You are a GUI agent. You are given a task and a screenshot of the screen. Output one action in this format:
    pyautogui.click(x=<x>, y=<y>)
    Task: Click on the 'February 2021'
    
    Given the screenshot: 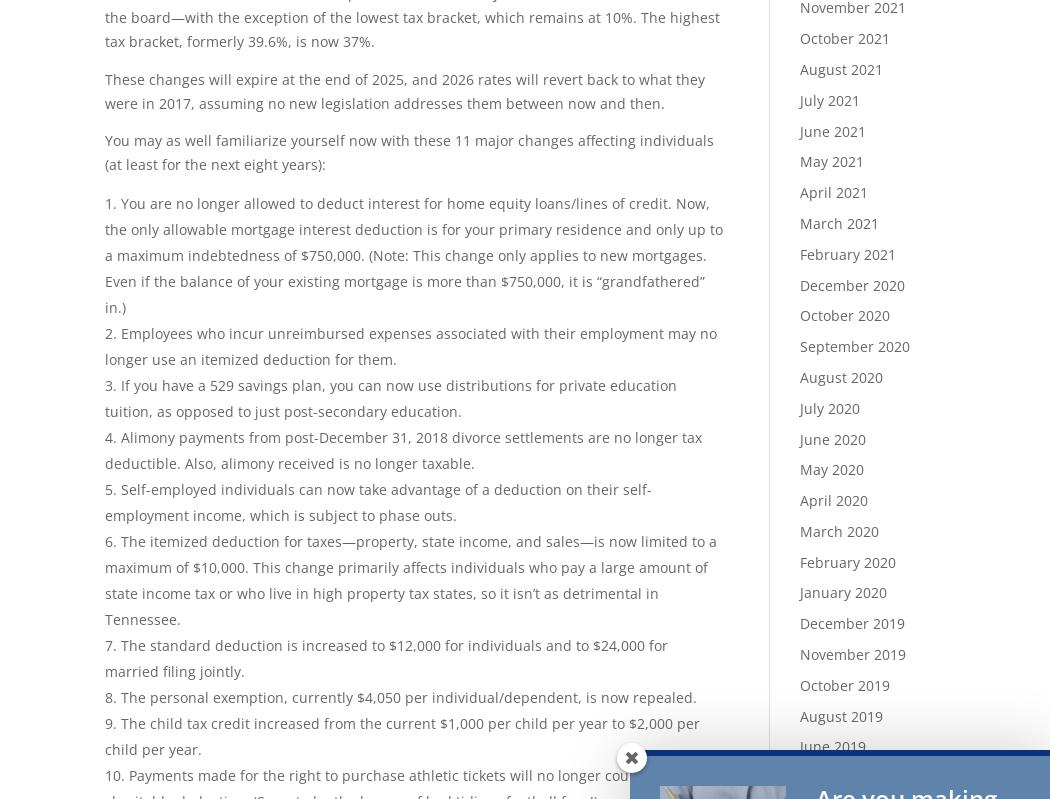 What is the action you would take?
    pyautogui.click(x=847, y=253)
    